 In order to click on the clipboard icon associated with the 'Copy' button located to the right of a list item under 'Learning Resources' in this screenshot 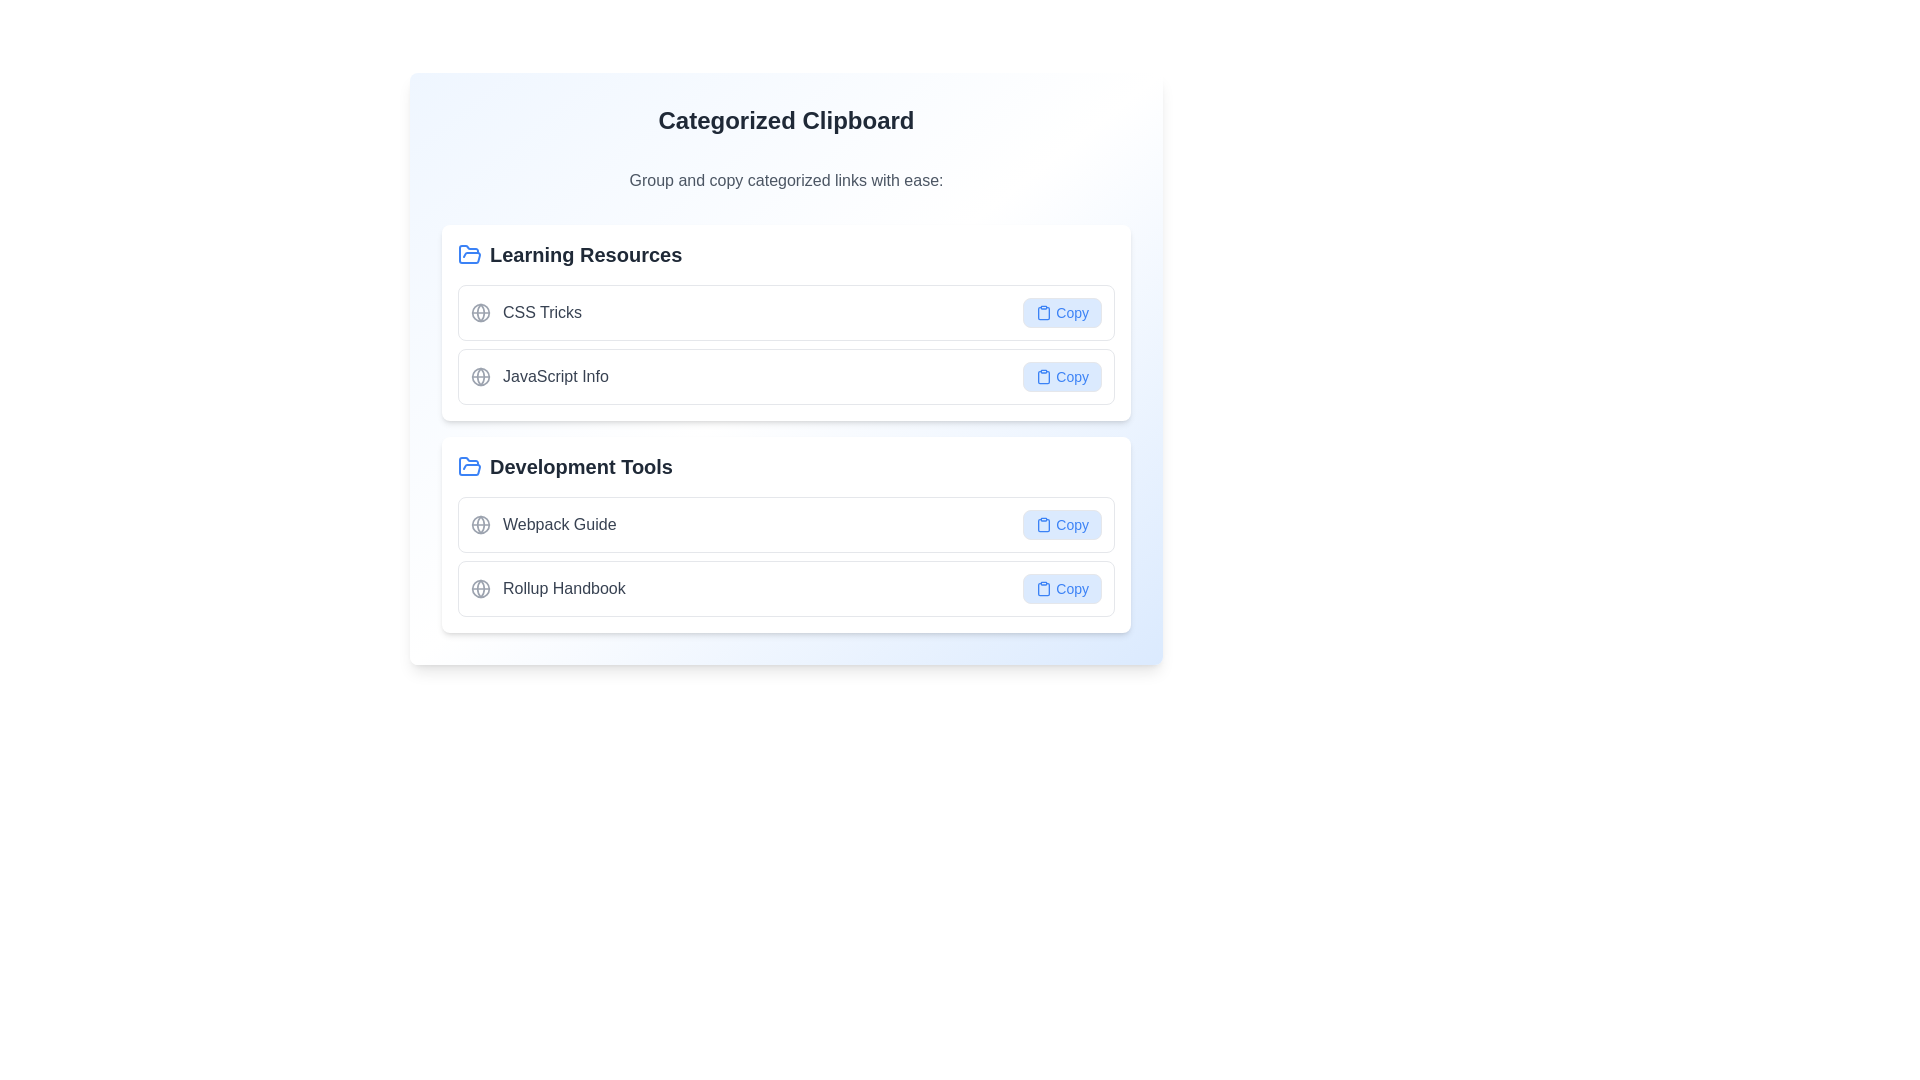, I will do `click(1043, 312)`.